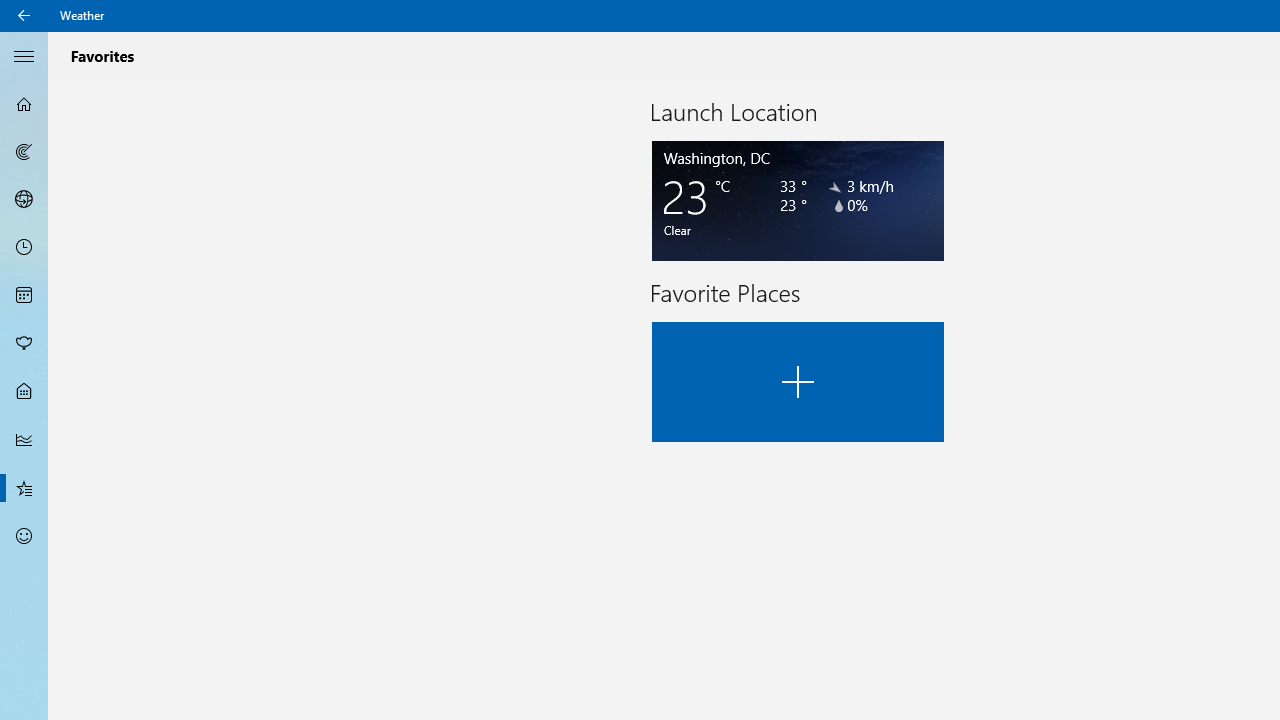 Image resolution: width=1280 pixels, height=720 pixels. I want to click on 'Historical Weather - Not Selected', so click(24, 438).